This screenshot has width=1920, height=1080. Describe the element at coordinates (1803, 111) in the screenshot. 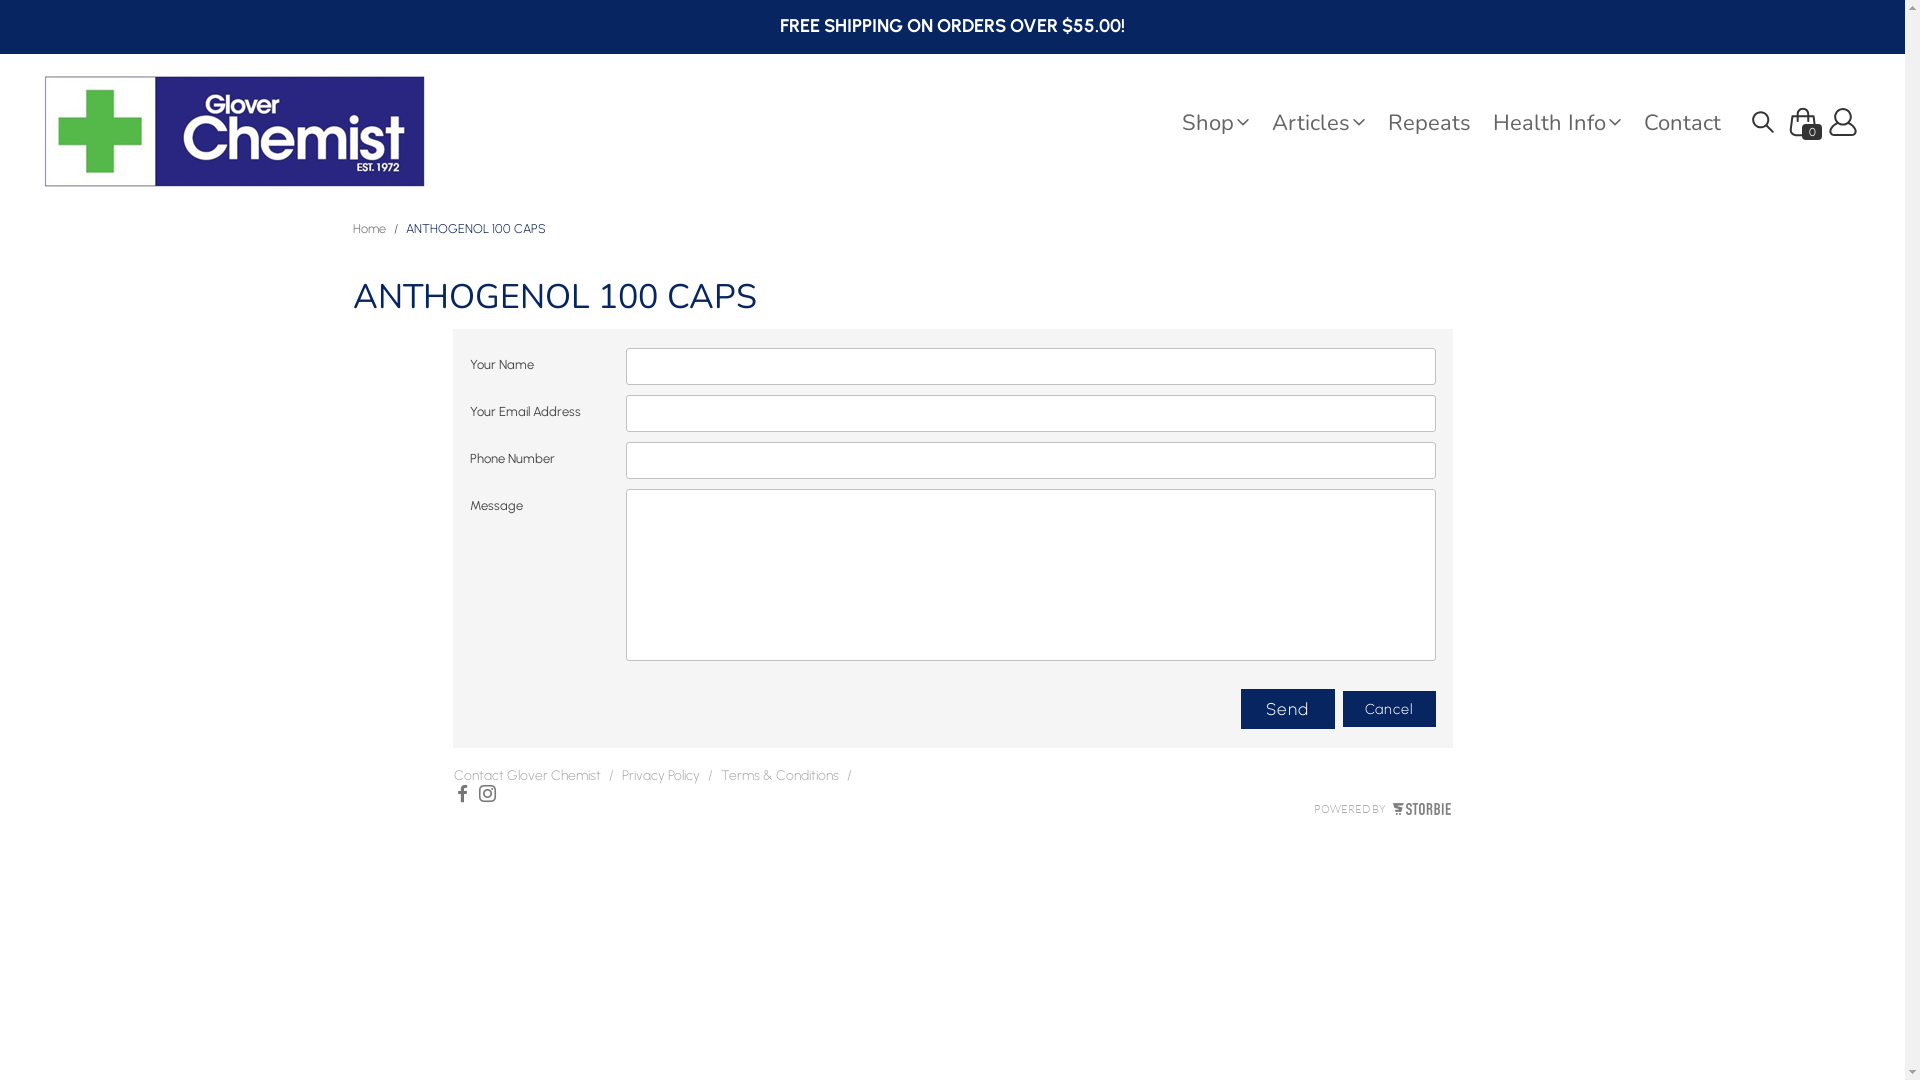

I see `'  0'` at that location.